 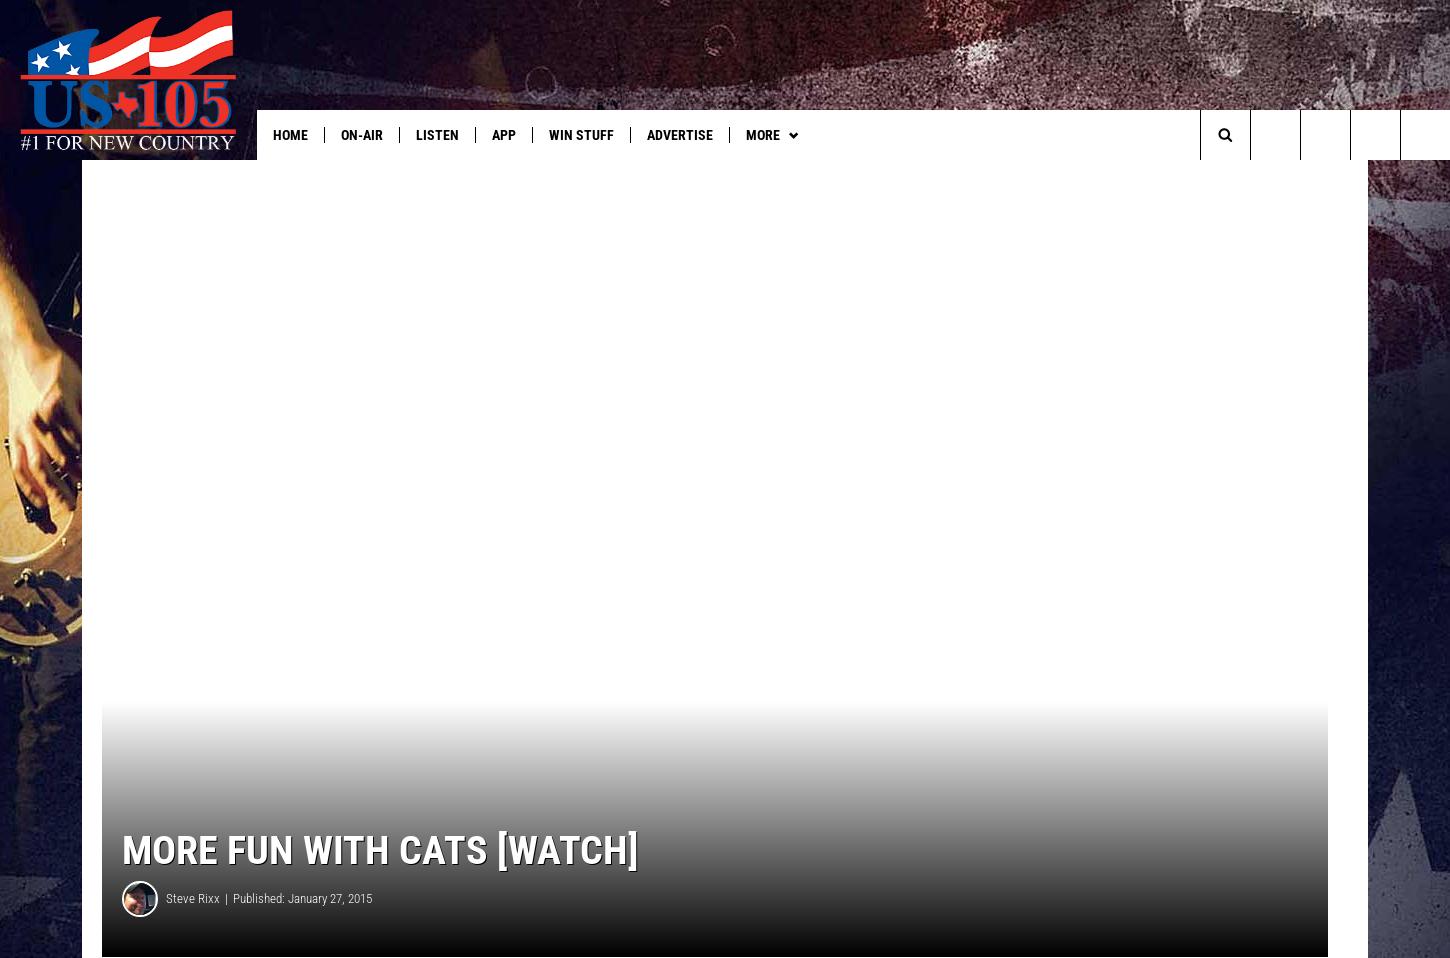 What do you see at coordinates (340, 134) in the screenshot?
I see `'On-Air'` at bounding box center [340, 134].